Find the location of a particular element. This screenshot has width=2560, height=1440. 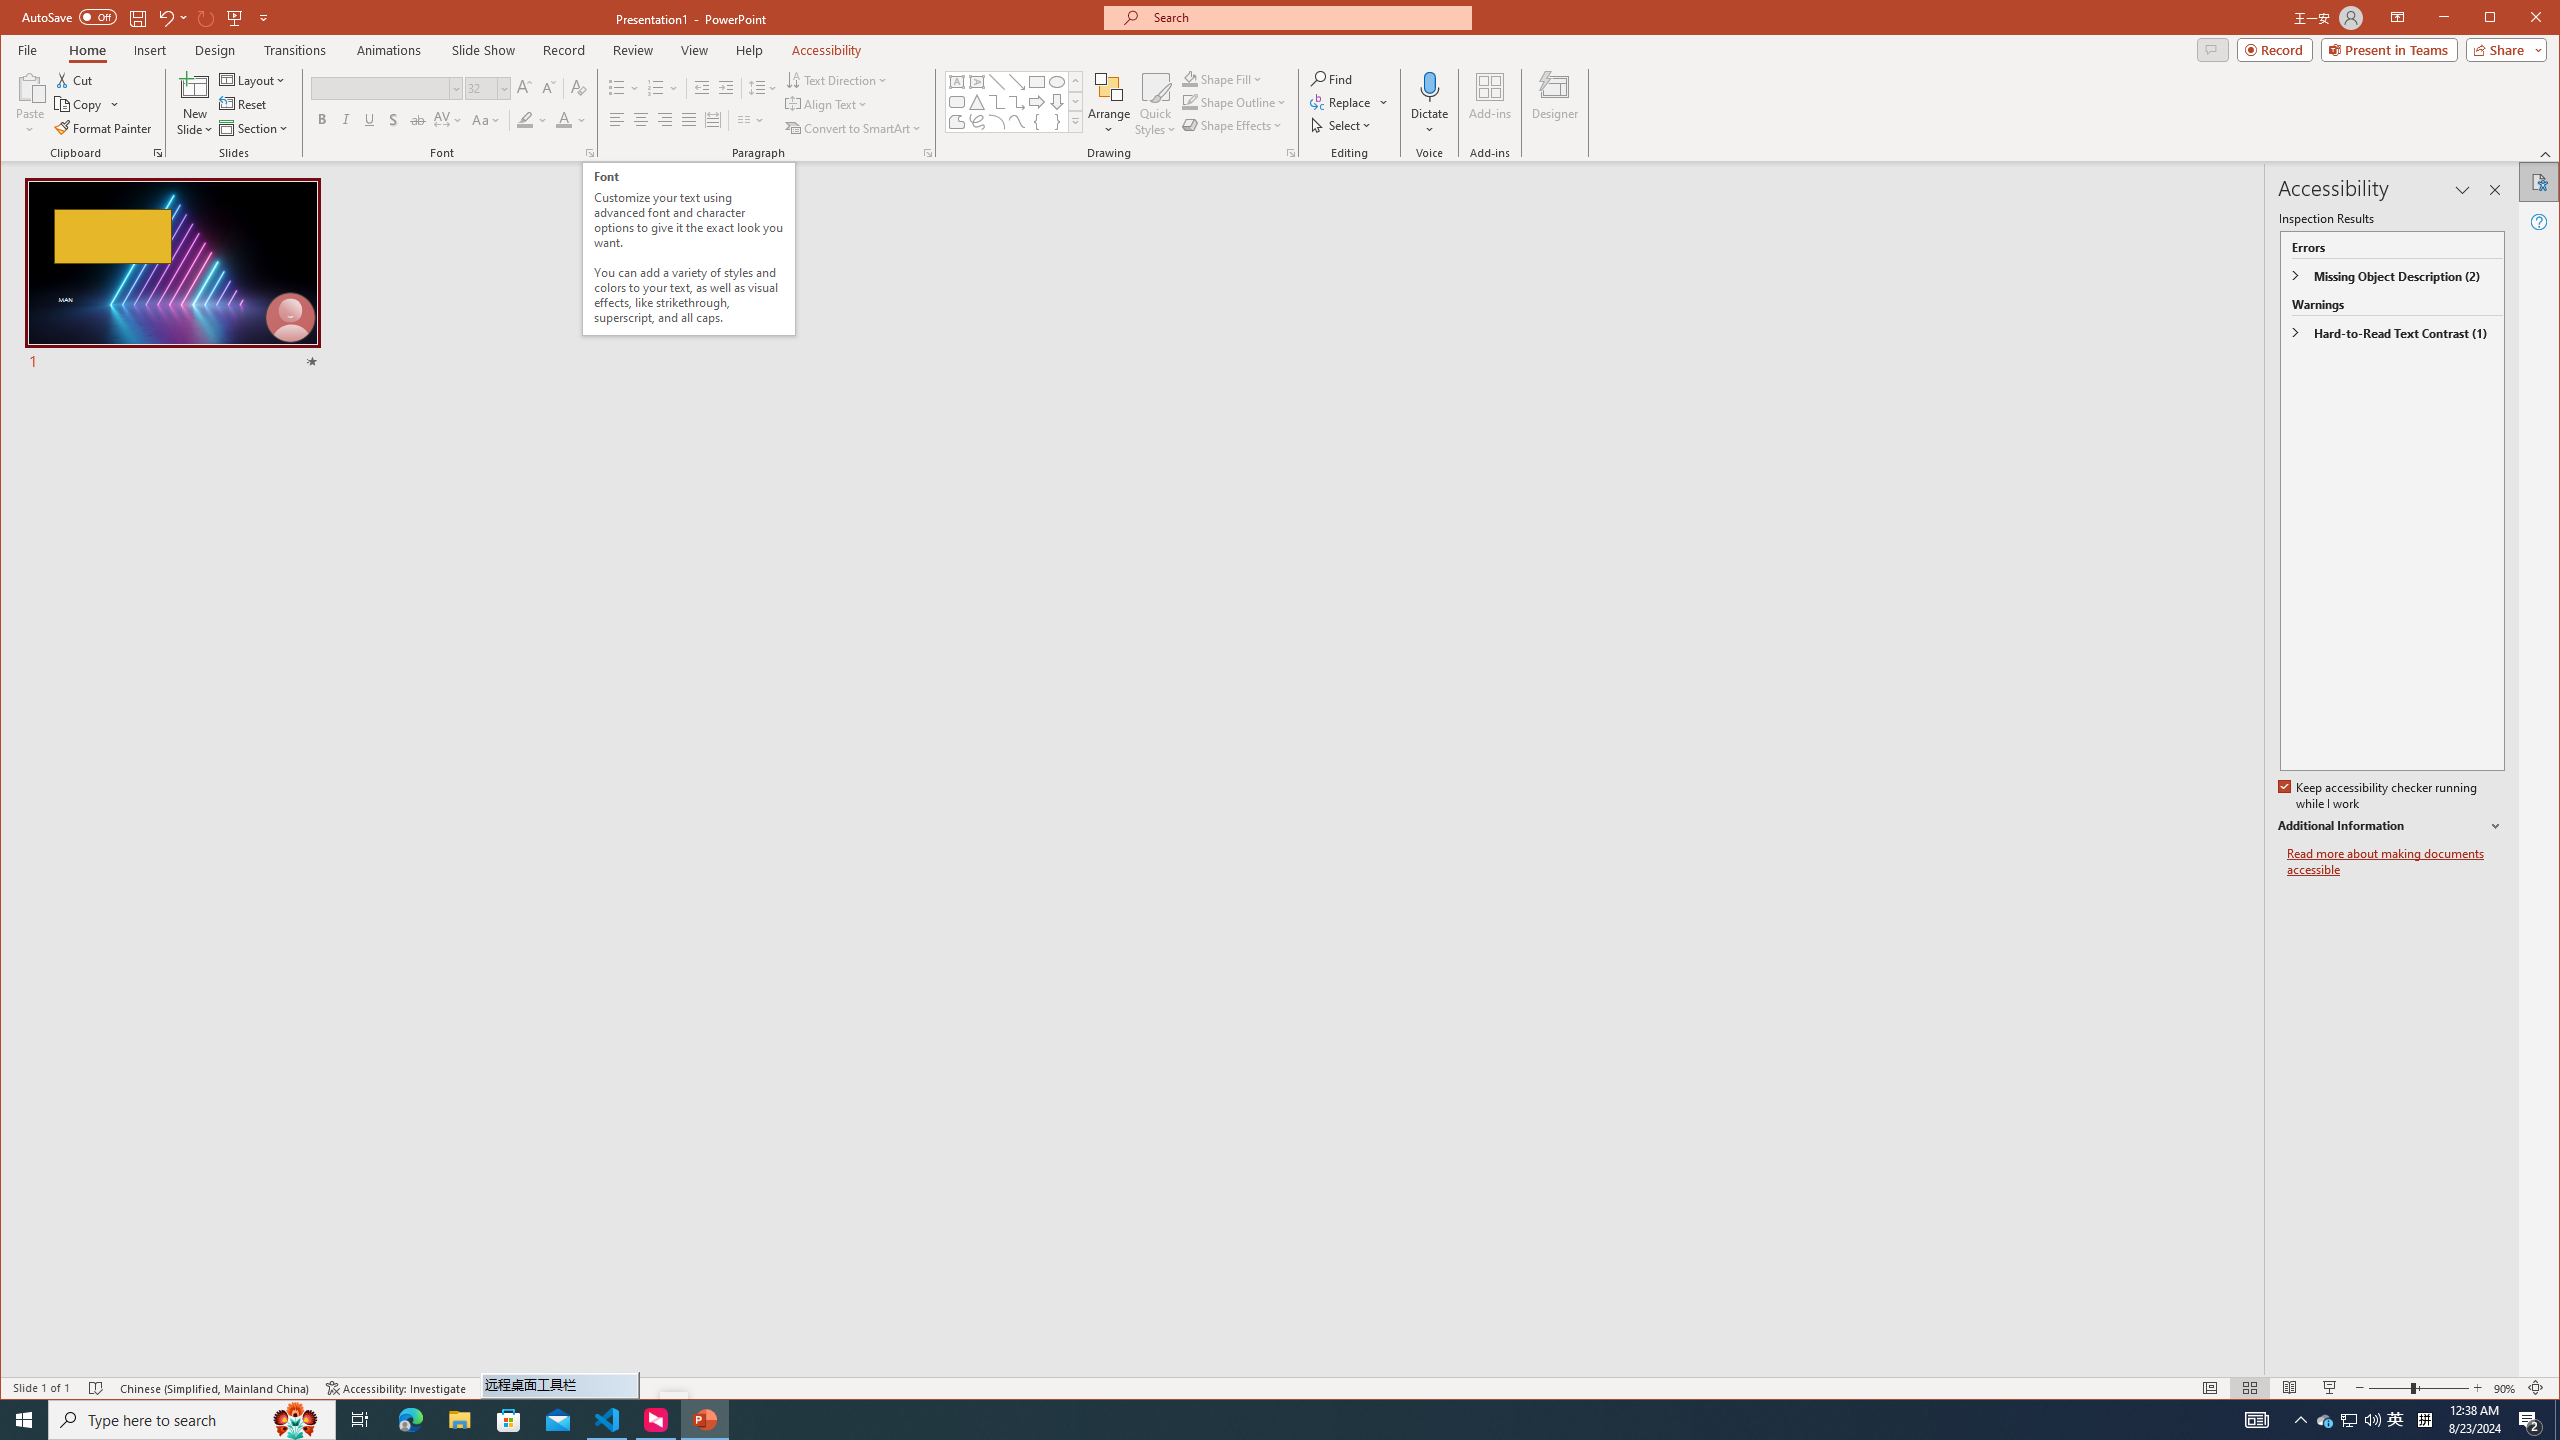

'Shape Outline' is located at coordinates (1235, 102).